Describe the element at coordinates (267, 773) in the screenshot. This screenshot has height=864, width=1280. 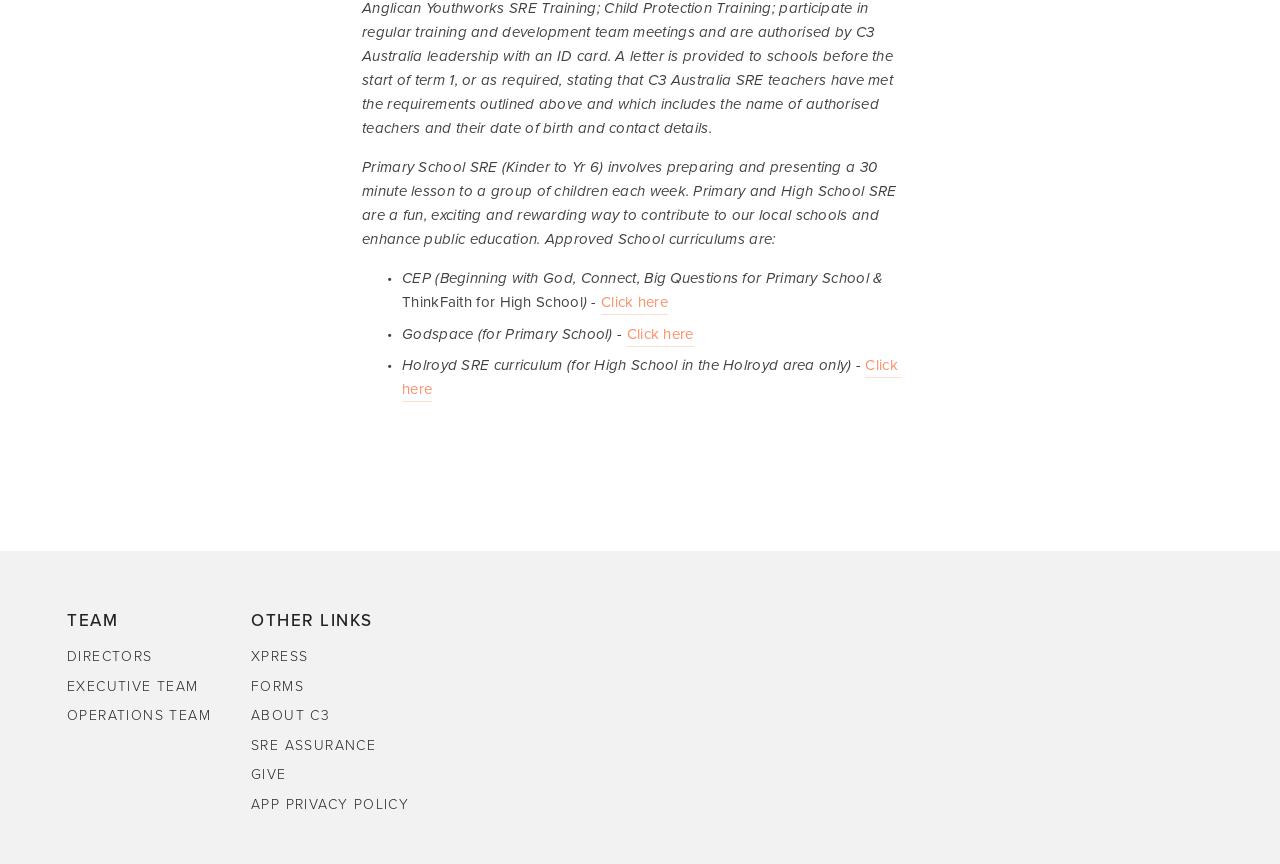
I see `'Give'` at that location.